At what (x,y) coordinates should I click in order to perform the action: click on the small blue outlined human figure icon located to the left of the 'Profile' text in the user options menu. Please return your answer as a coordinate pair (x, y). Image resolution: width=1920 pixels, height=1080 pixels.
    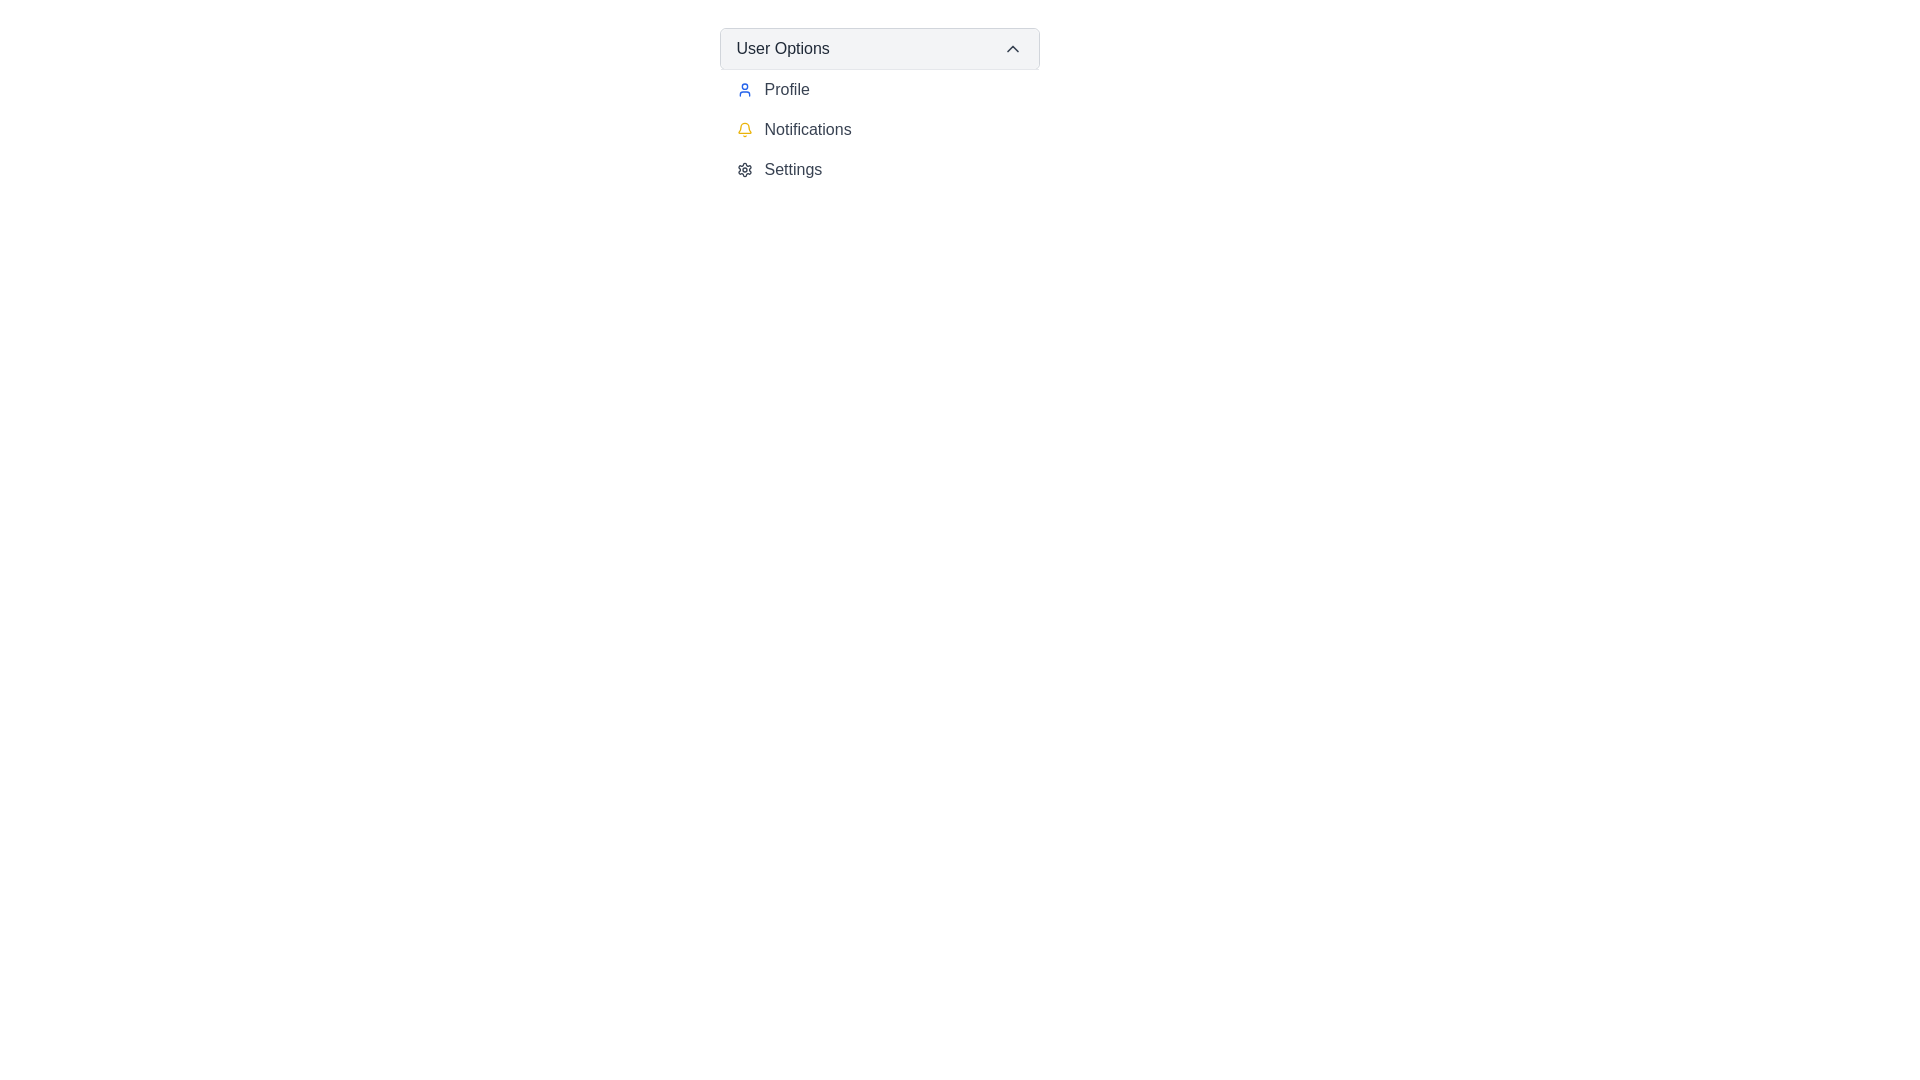
    Looking at the image, I should click on (743, 88).